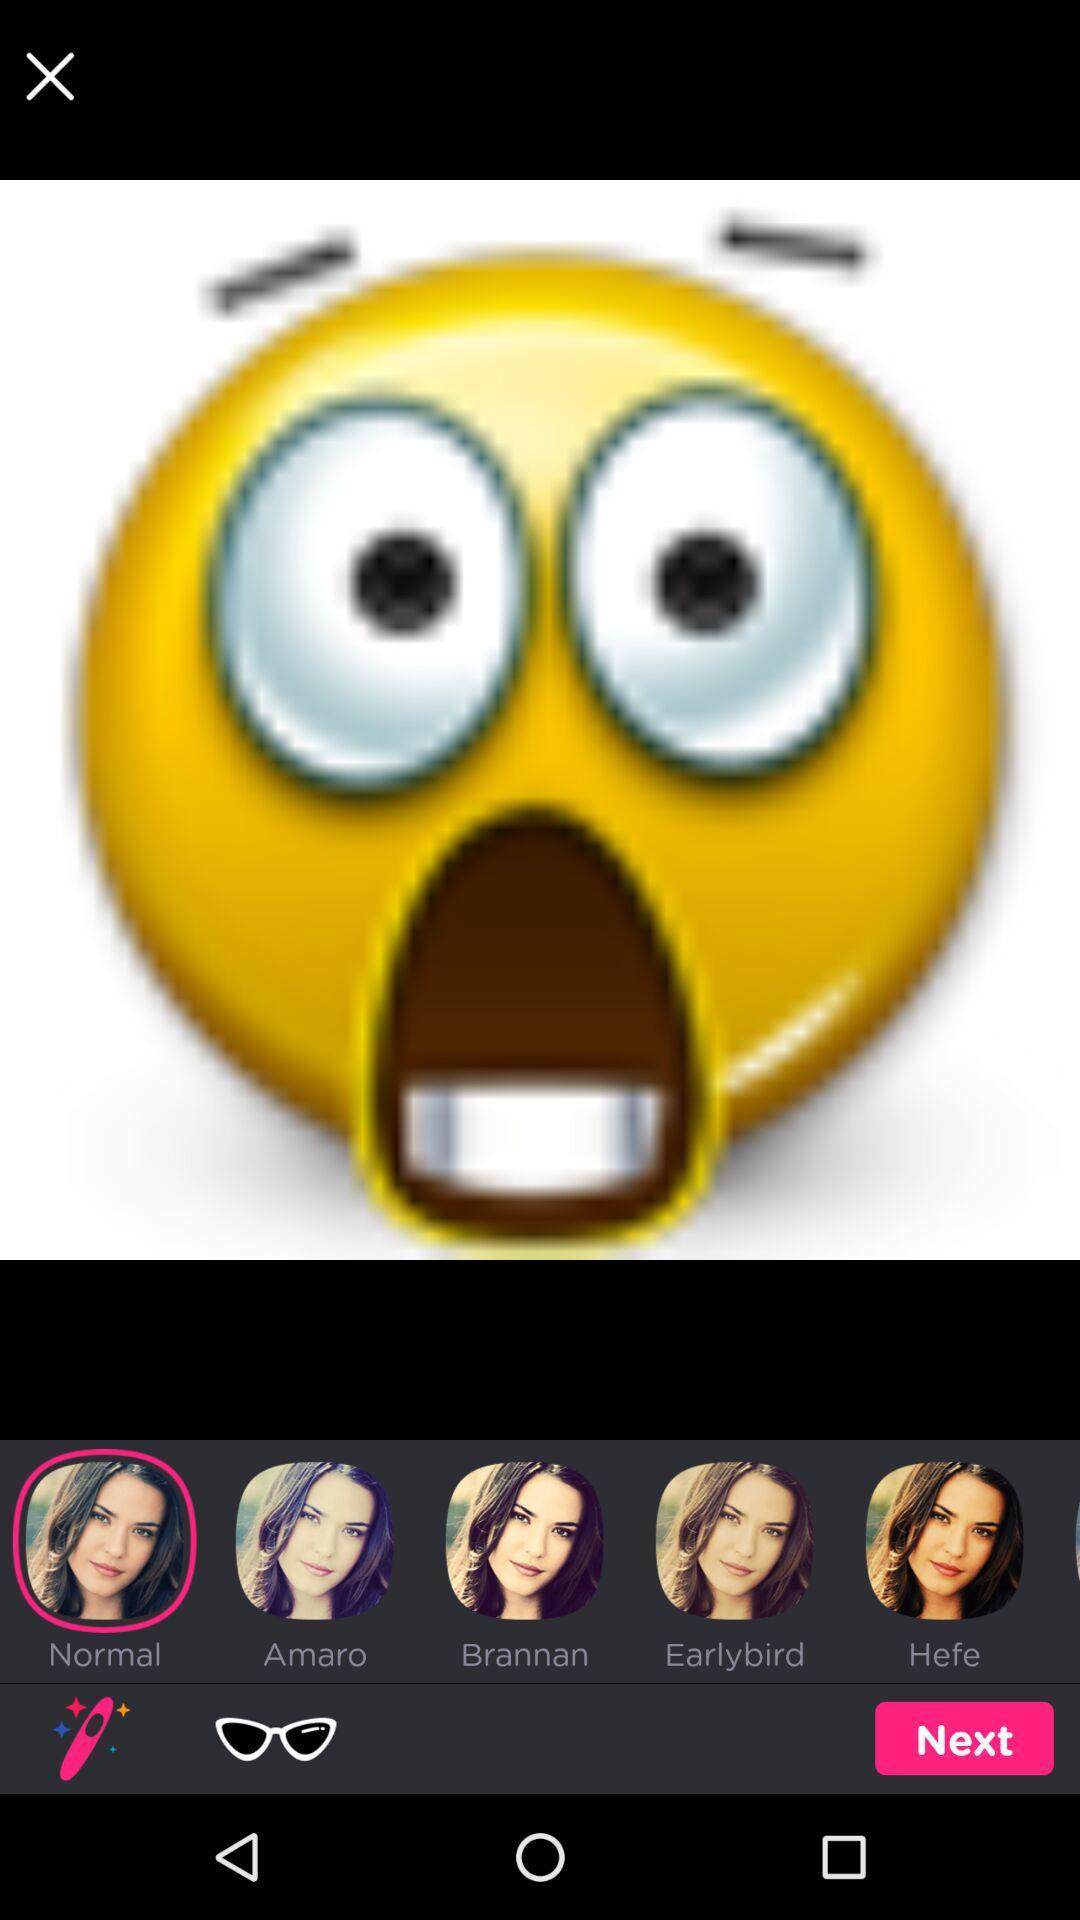  Describe the element at coordinates (49, 76) in the screenshot. I see `the close icon` at that location.